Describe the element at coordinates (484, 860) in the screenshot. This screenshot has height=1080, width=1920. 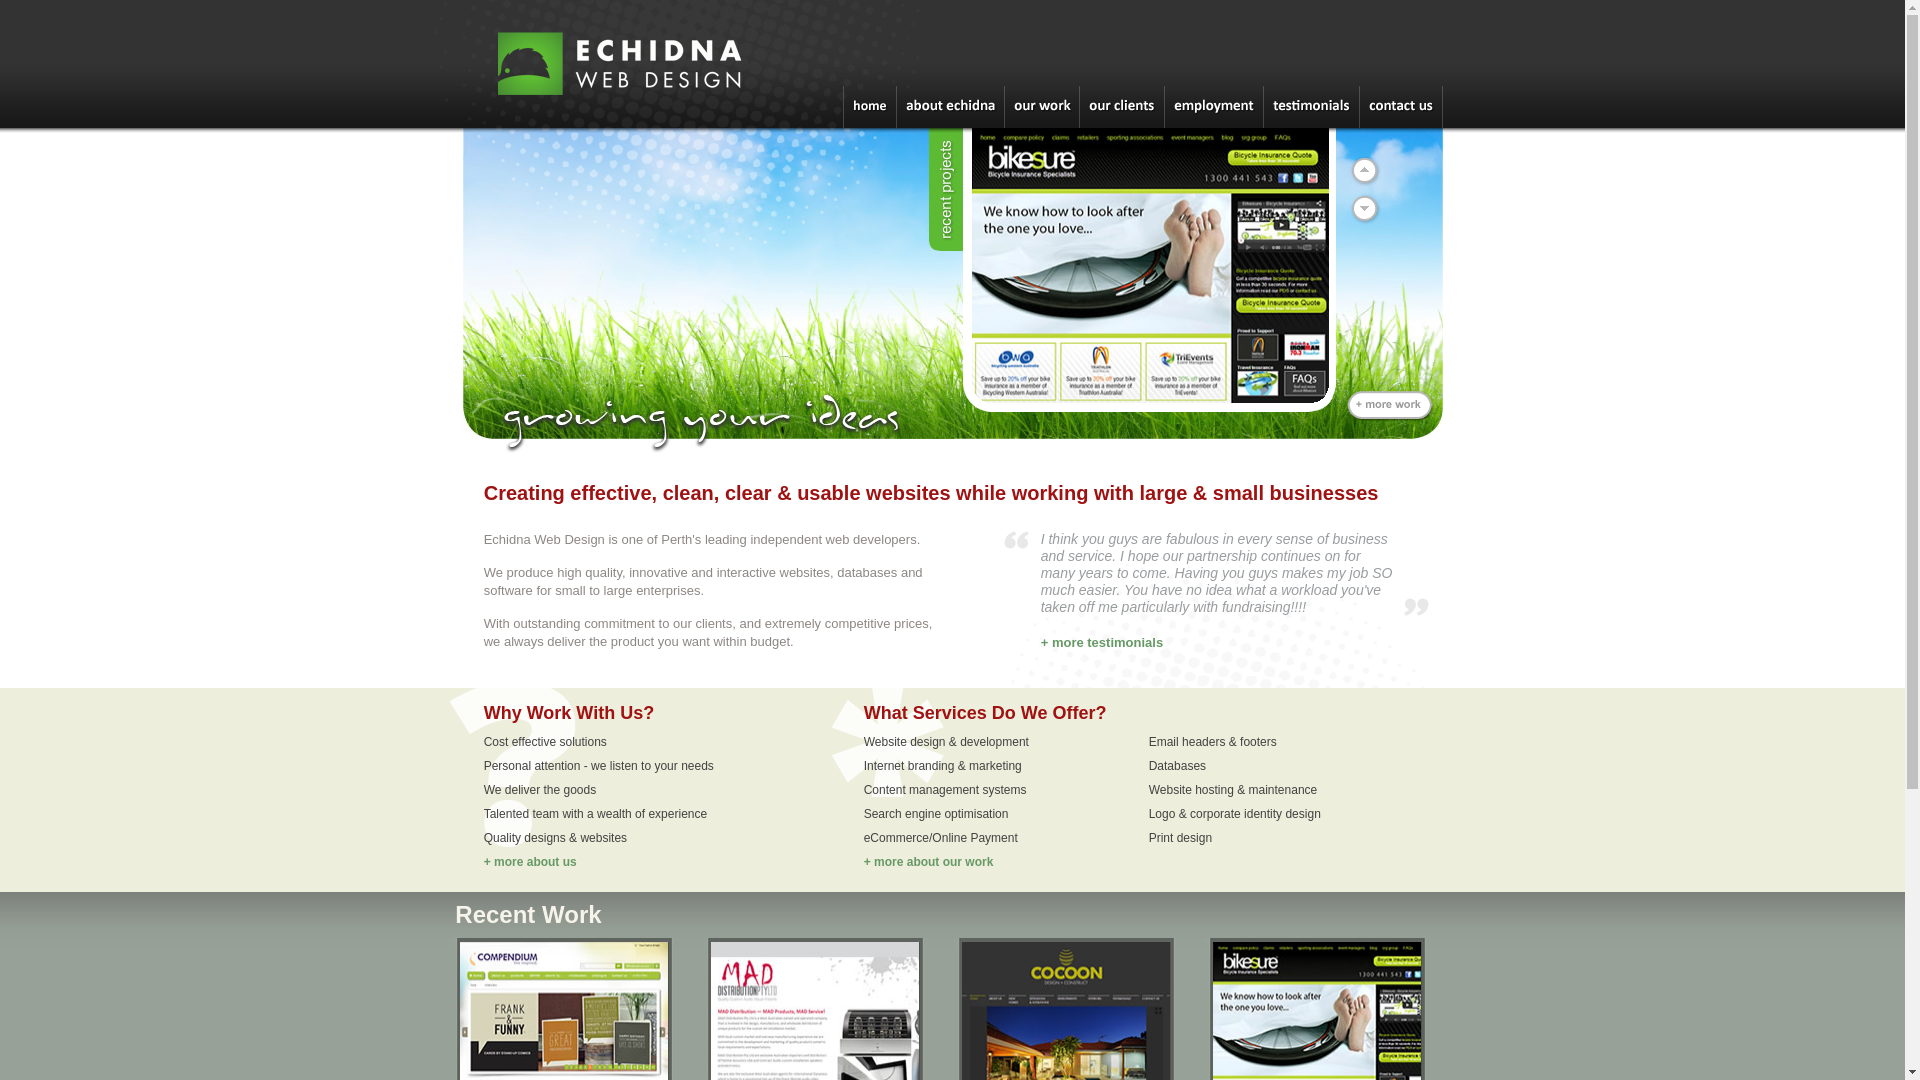
I see `'+ more about us'` at that location.